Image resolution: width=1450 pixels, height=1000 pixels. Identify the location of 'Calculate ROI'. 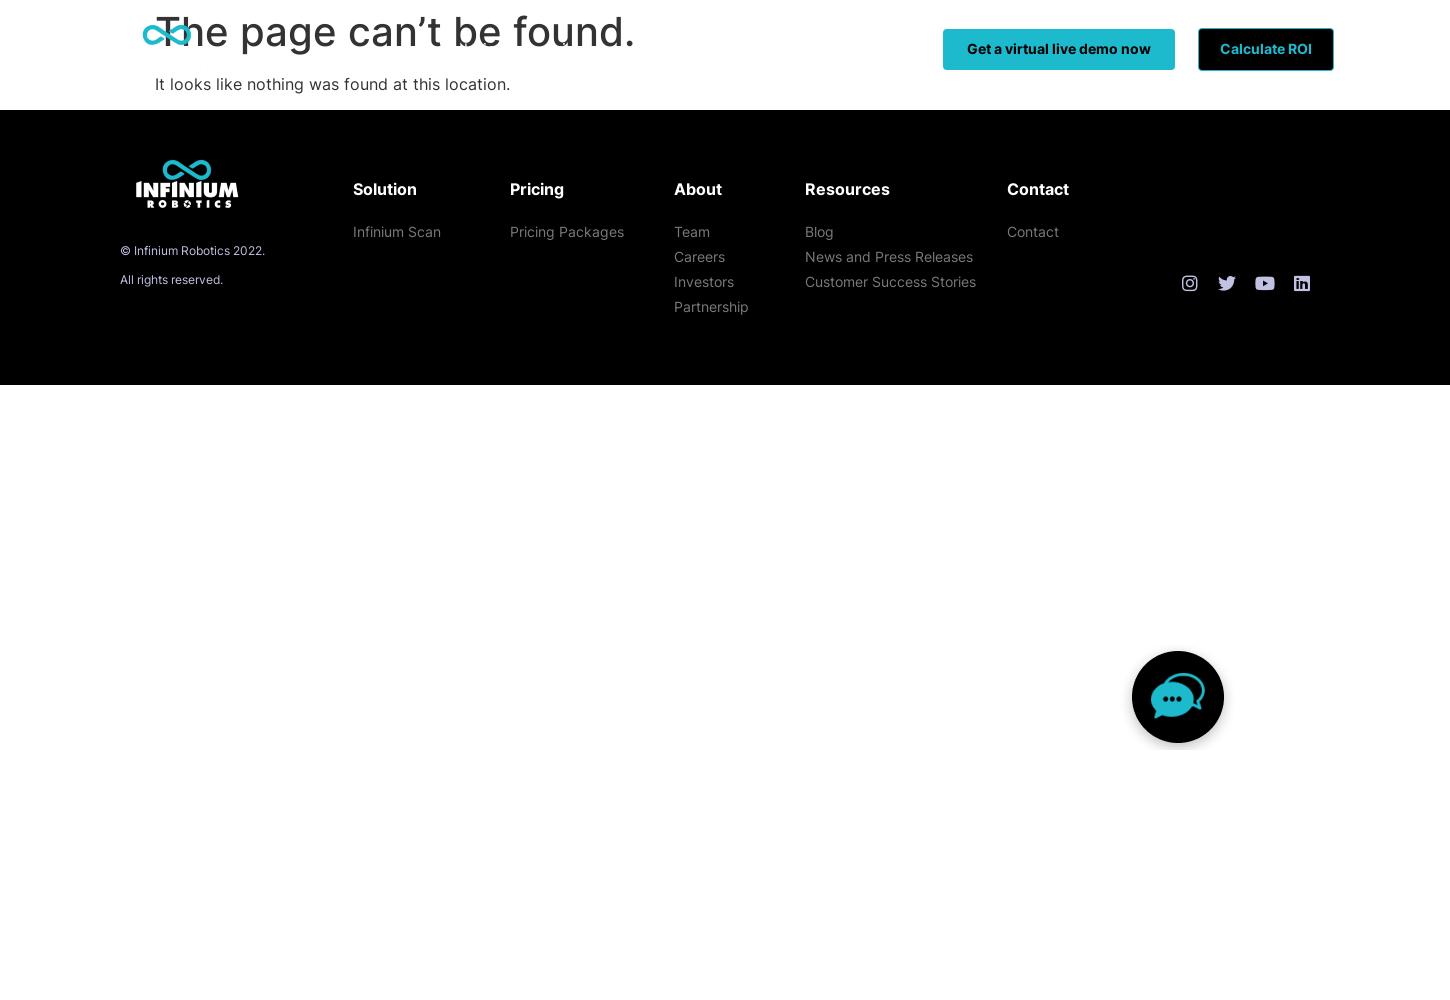
(1265, 48).